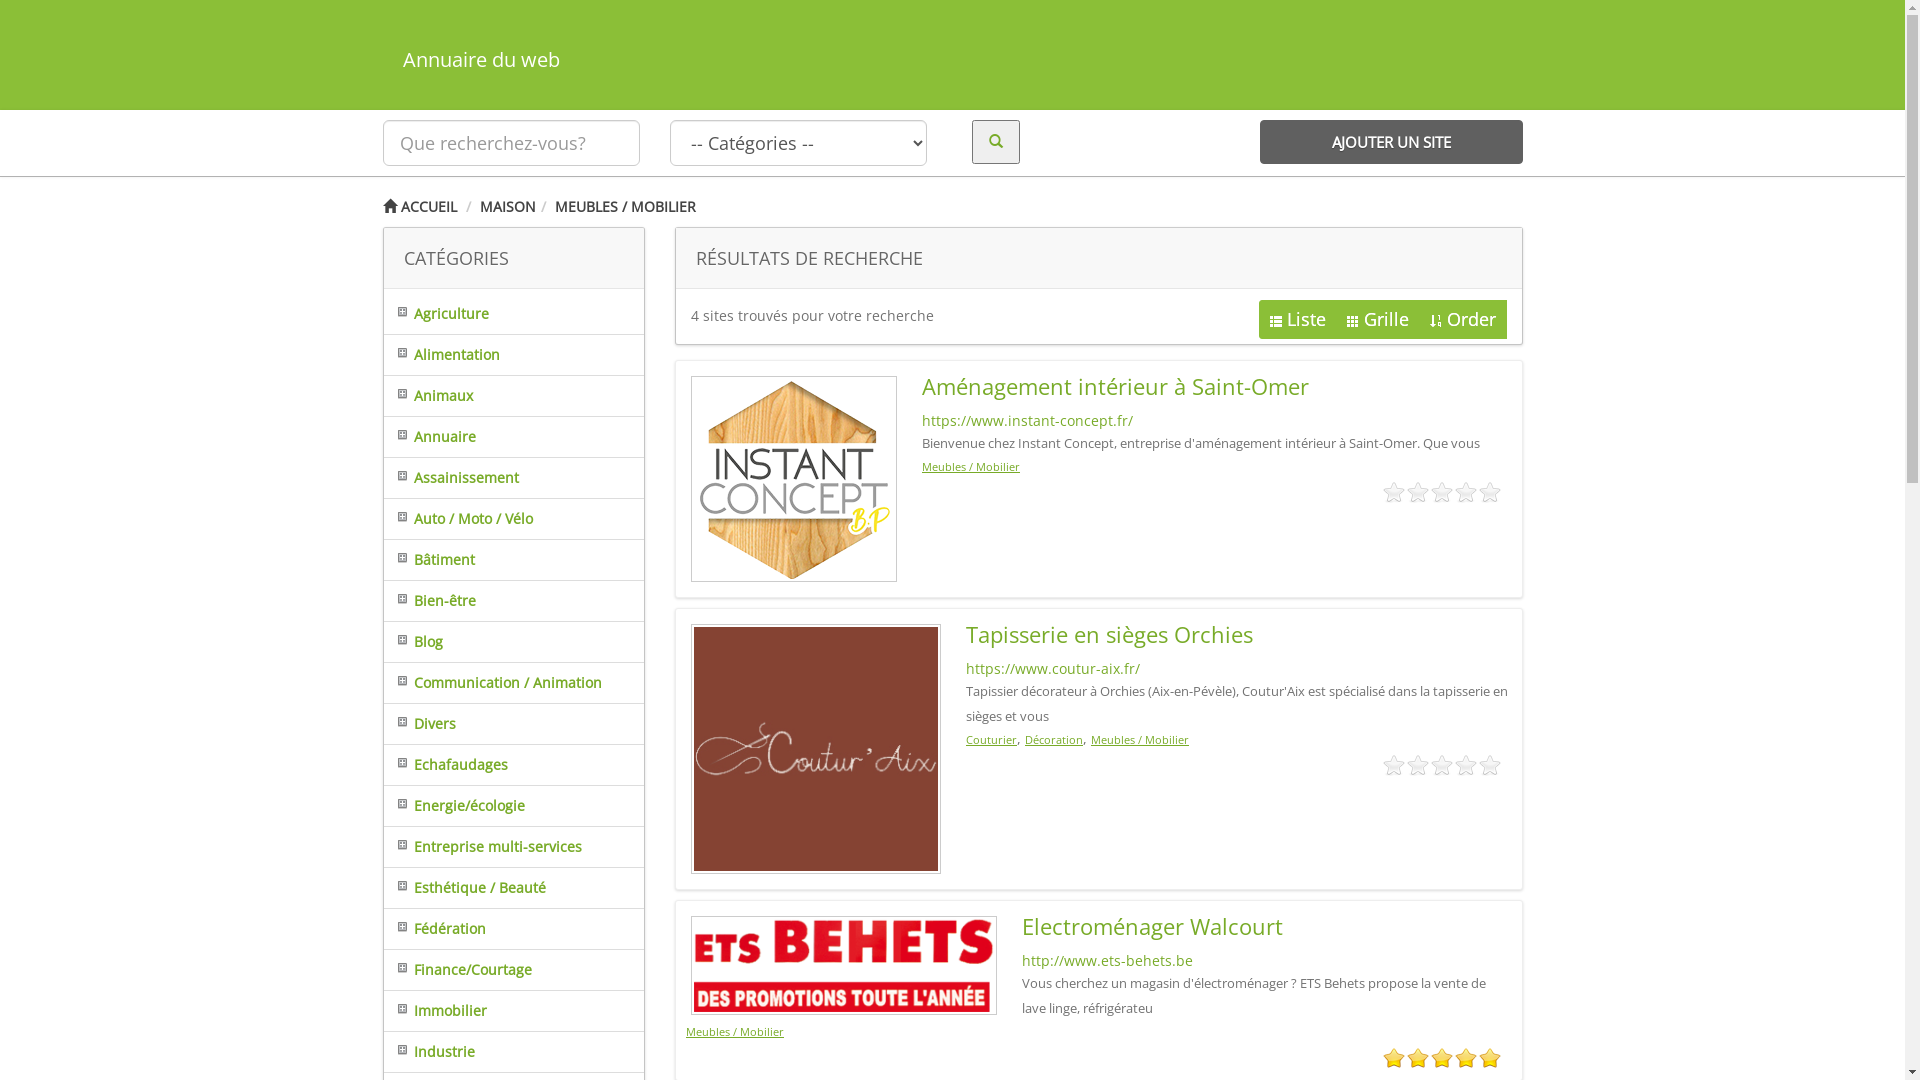  Describe the element at coordinates (508, 206) in the screenshot. I see `'MAISON'` at that location.